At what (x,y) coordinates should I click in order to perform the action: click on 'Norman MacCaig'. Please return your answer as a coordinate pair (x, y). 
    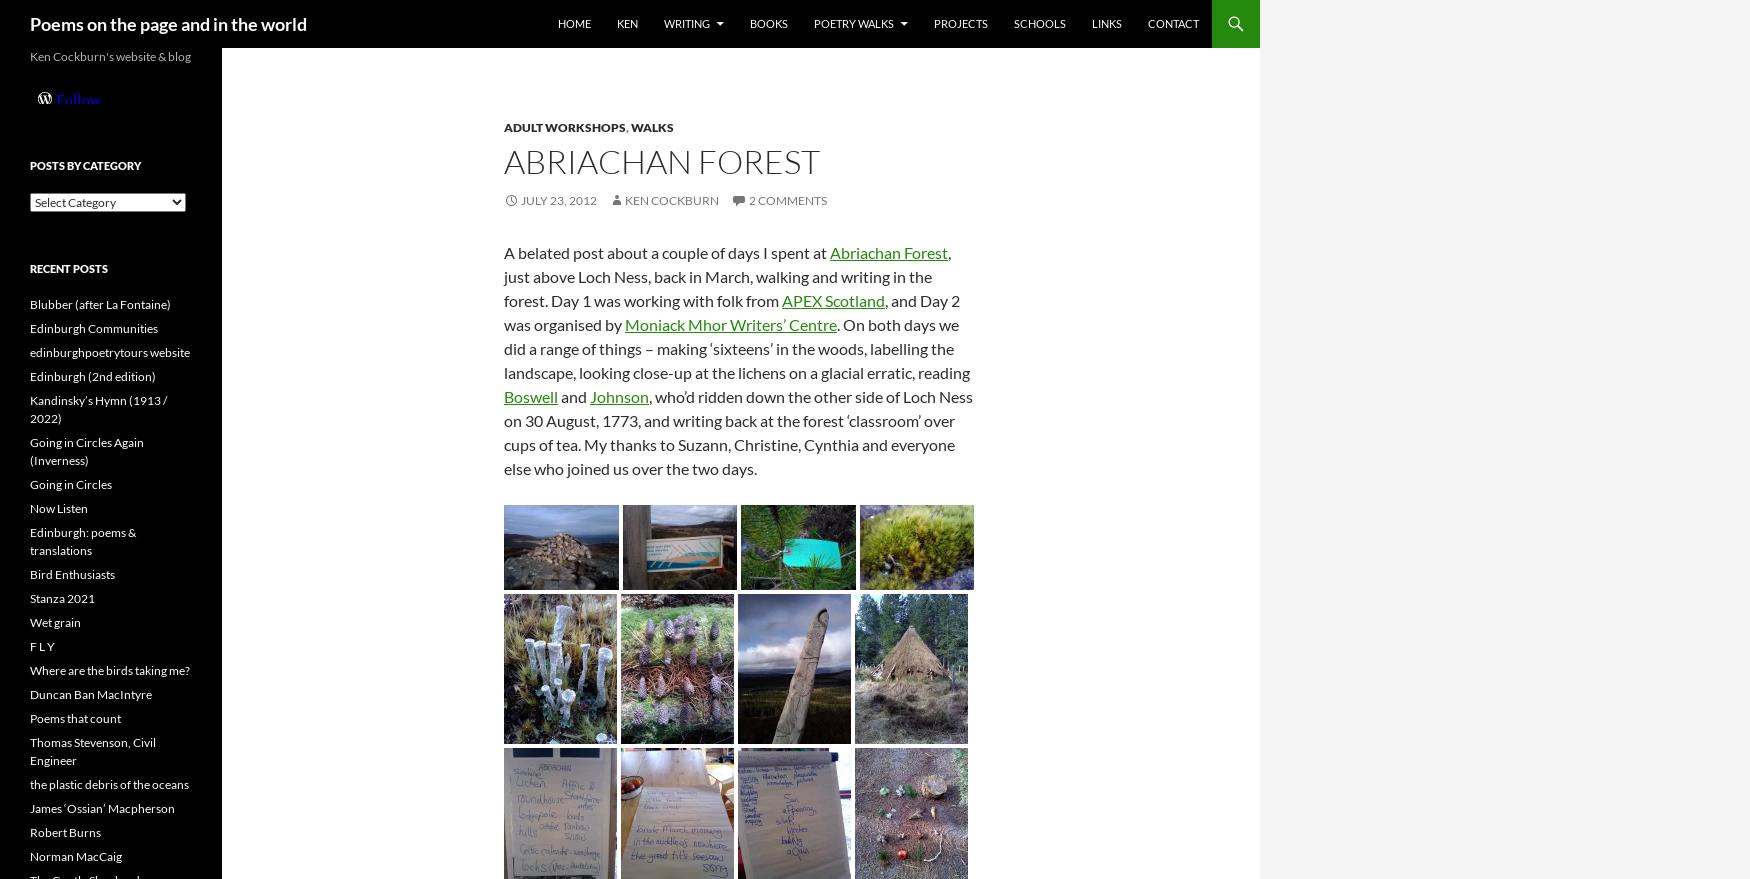
    Looking at the image, I should click on (75, 856).